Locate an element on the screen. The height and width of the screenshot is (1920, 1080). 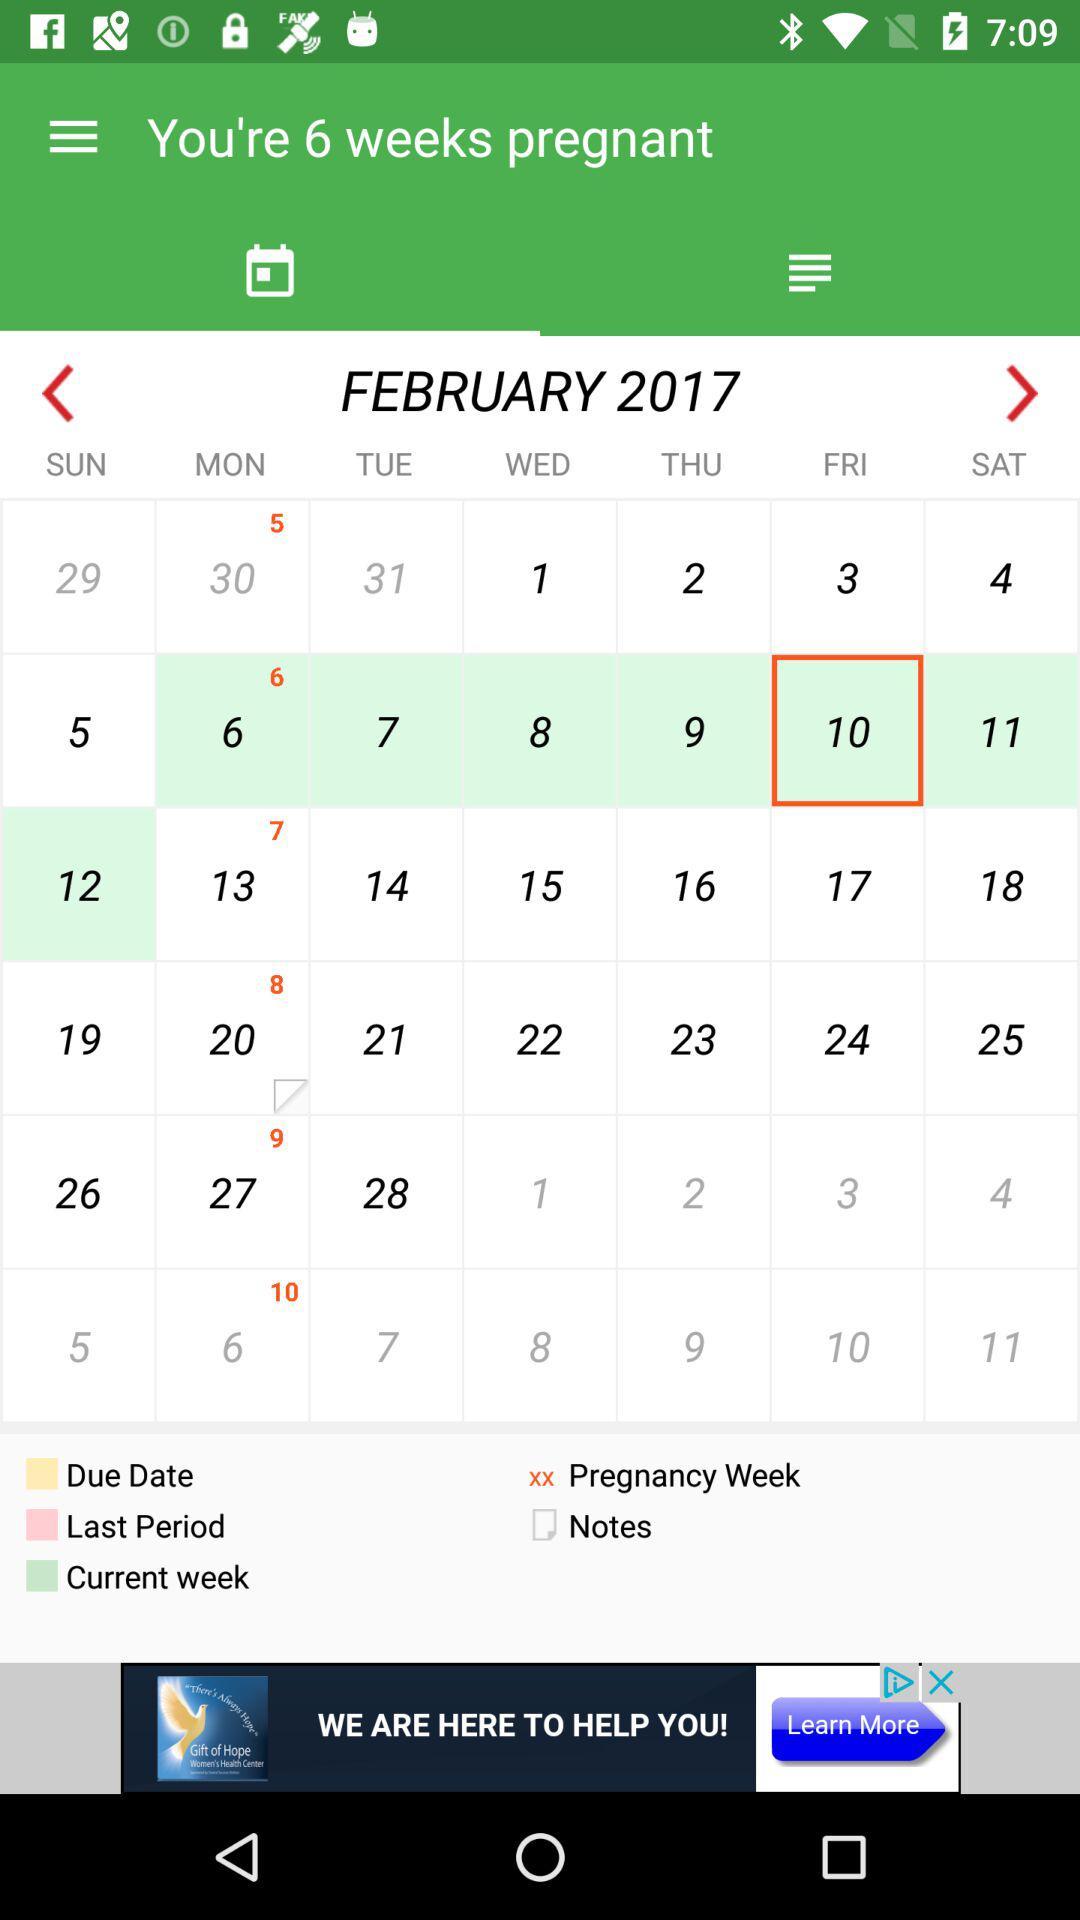
open advertisement is located at coordinates (540, 1727).